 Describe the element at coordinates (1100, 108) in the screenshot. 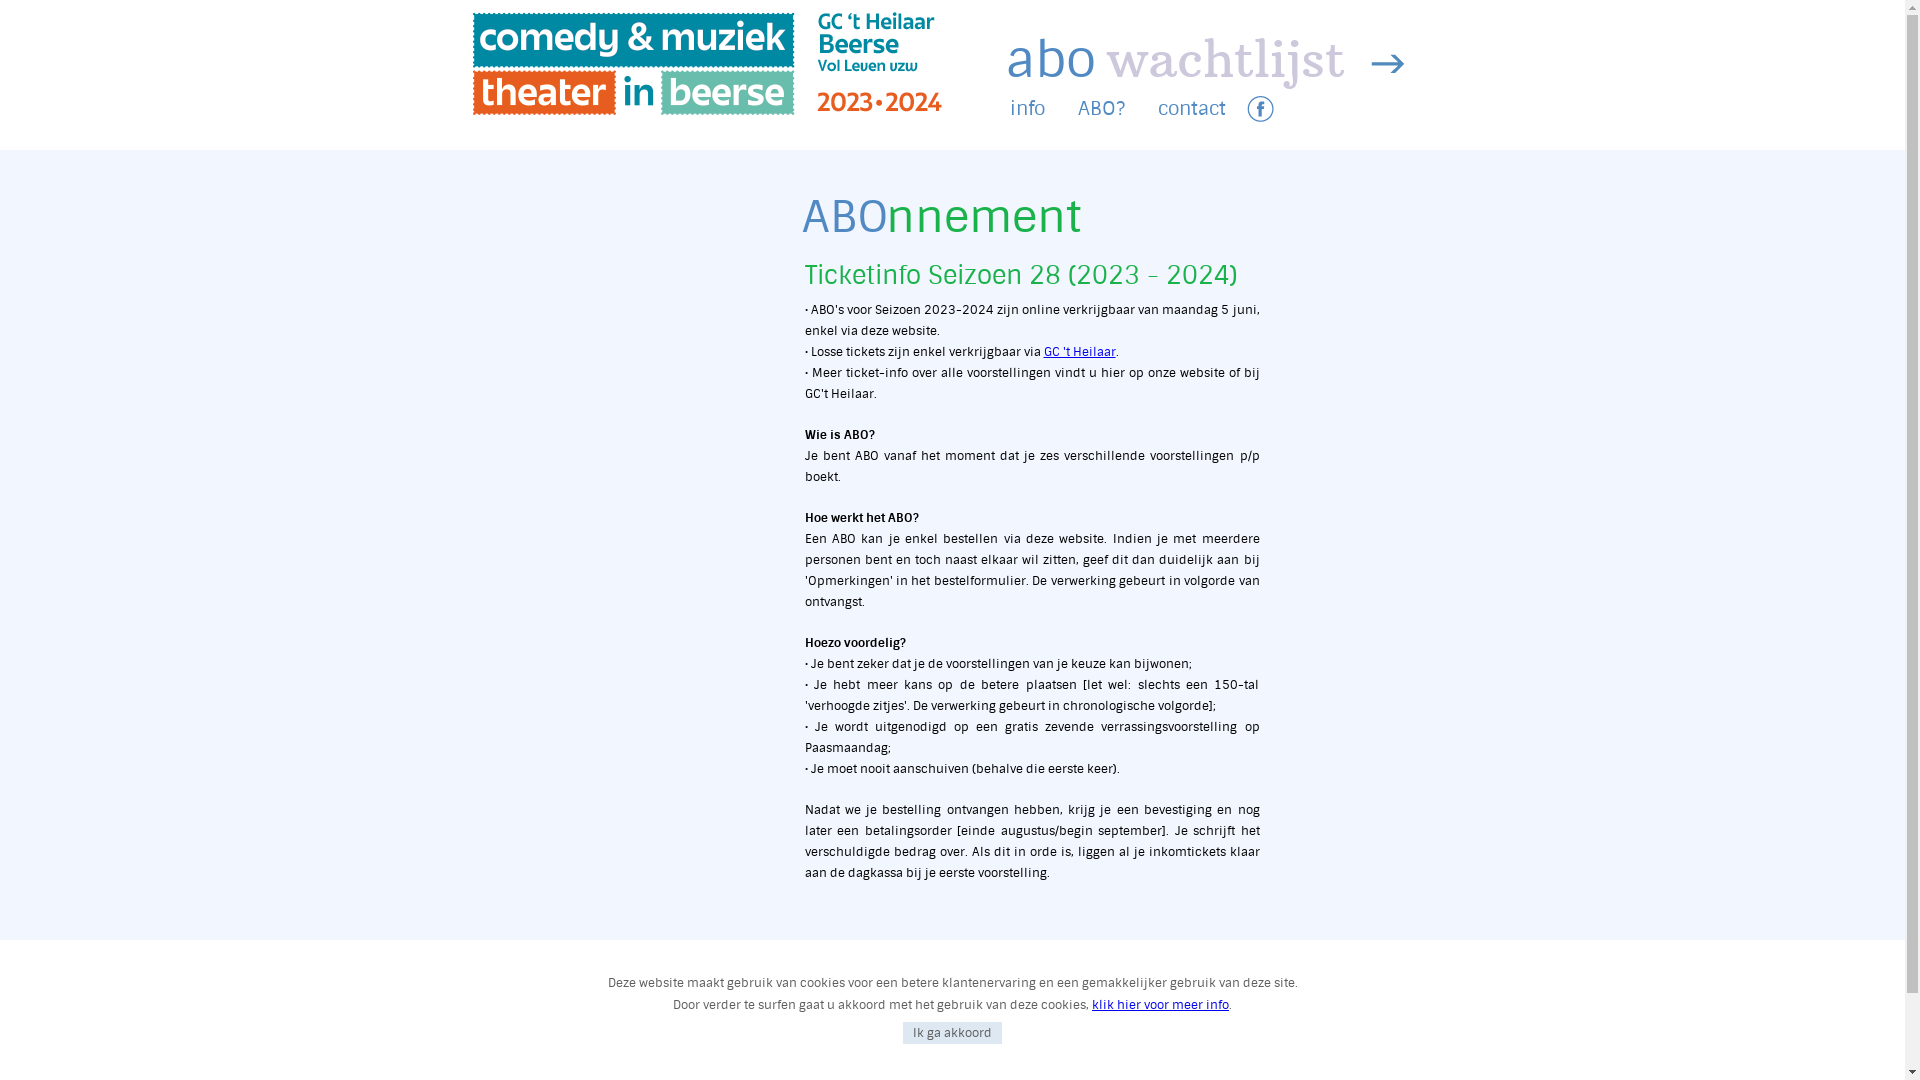

I see `'ABO?'` at that location.